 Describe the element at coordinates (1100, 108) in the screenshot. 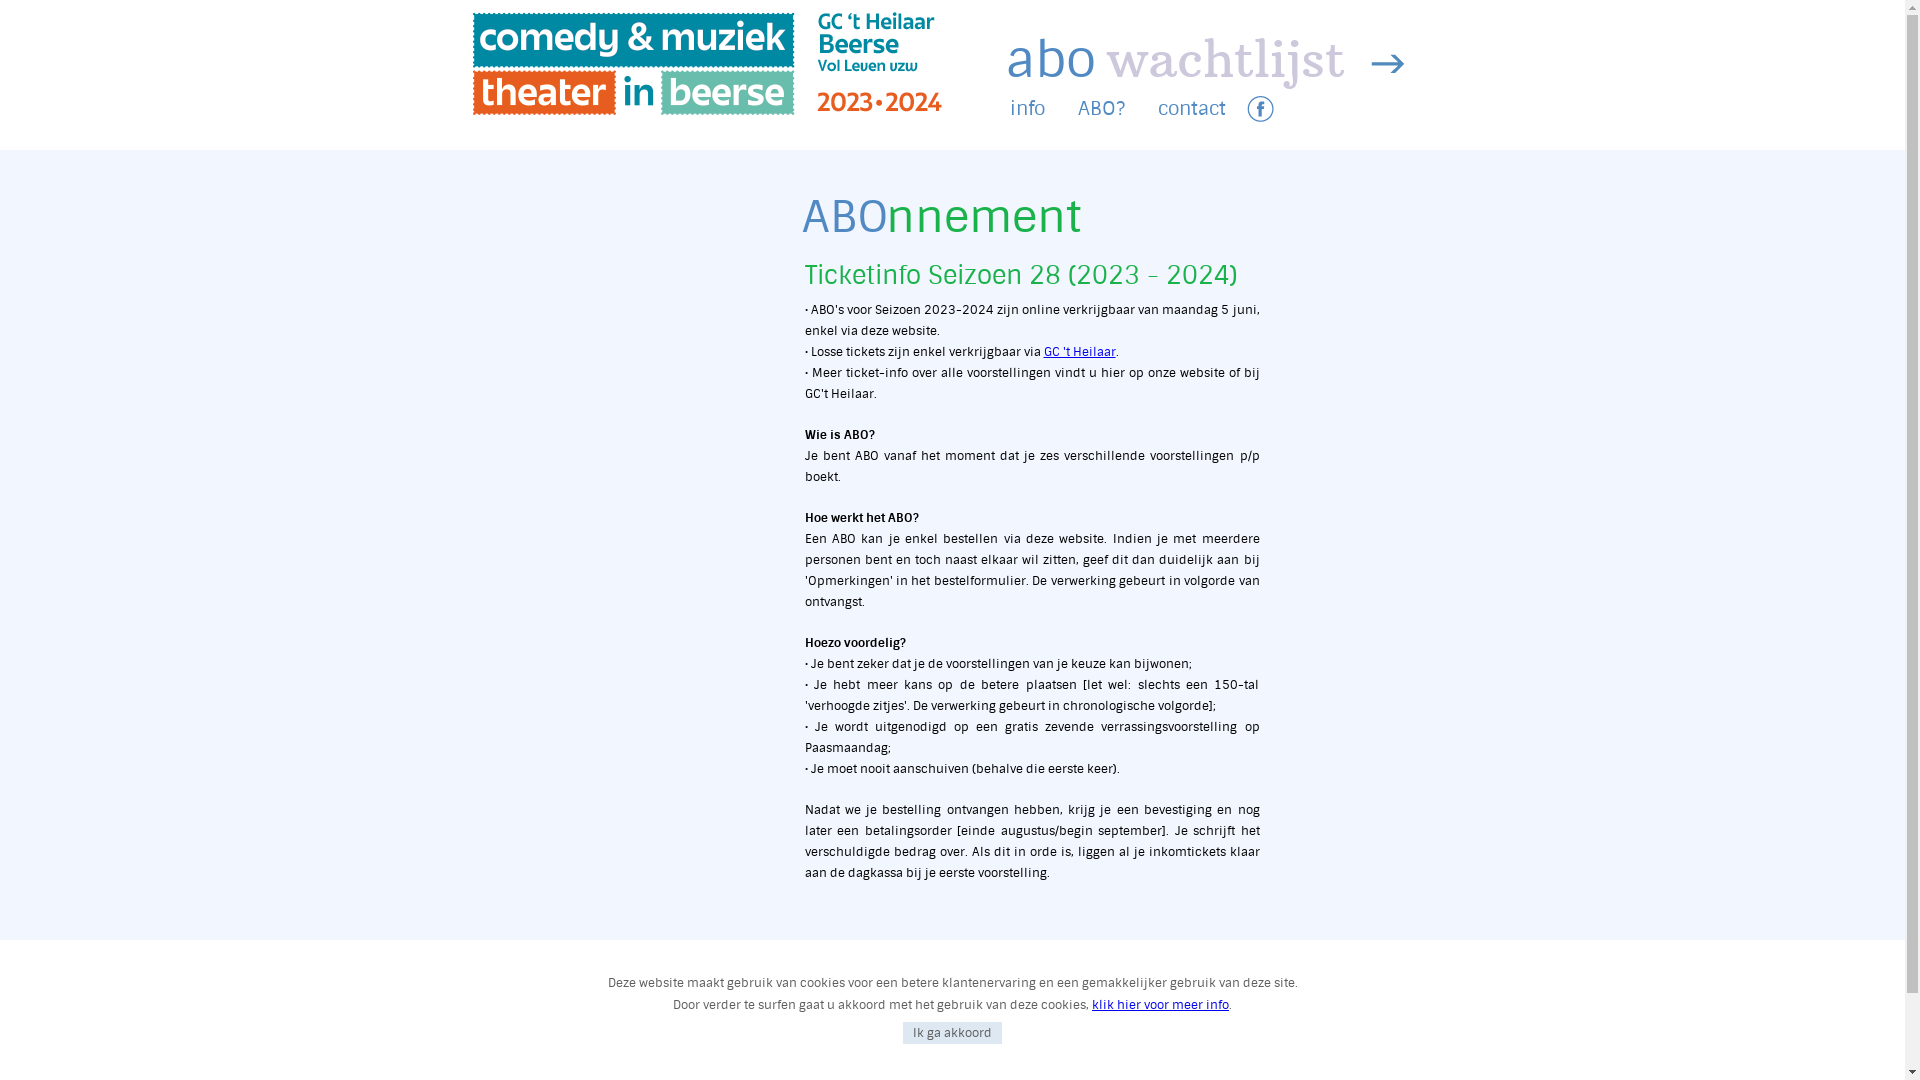

I see `'ABO?'` at that location.